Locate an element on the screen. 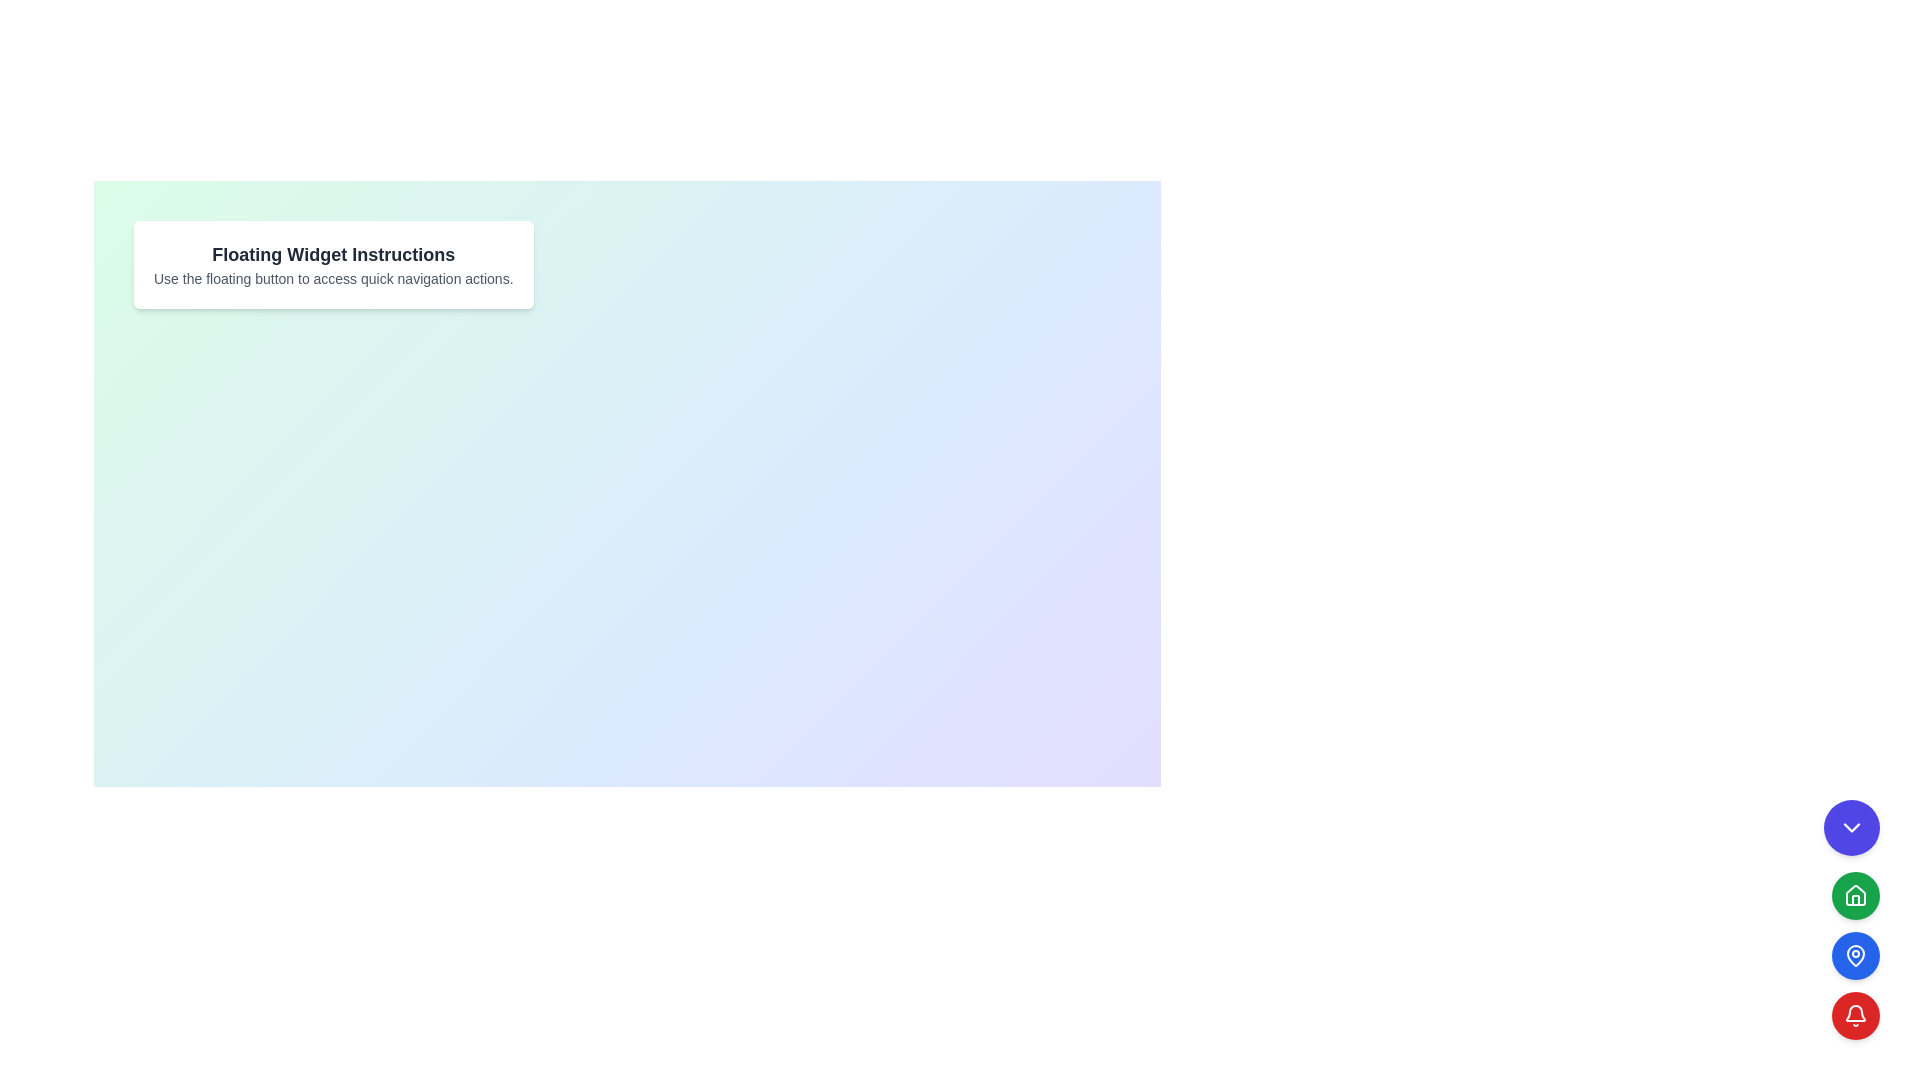 This screenshot has width=1920, height=1080. the notification button, which is the fourth and bottommost button in a vertical alignment on the right-hand side of the interface is located at coordinates (1855, 1013).